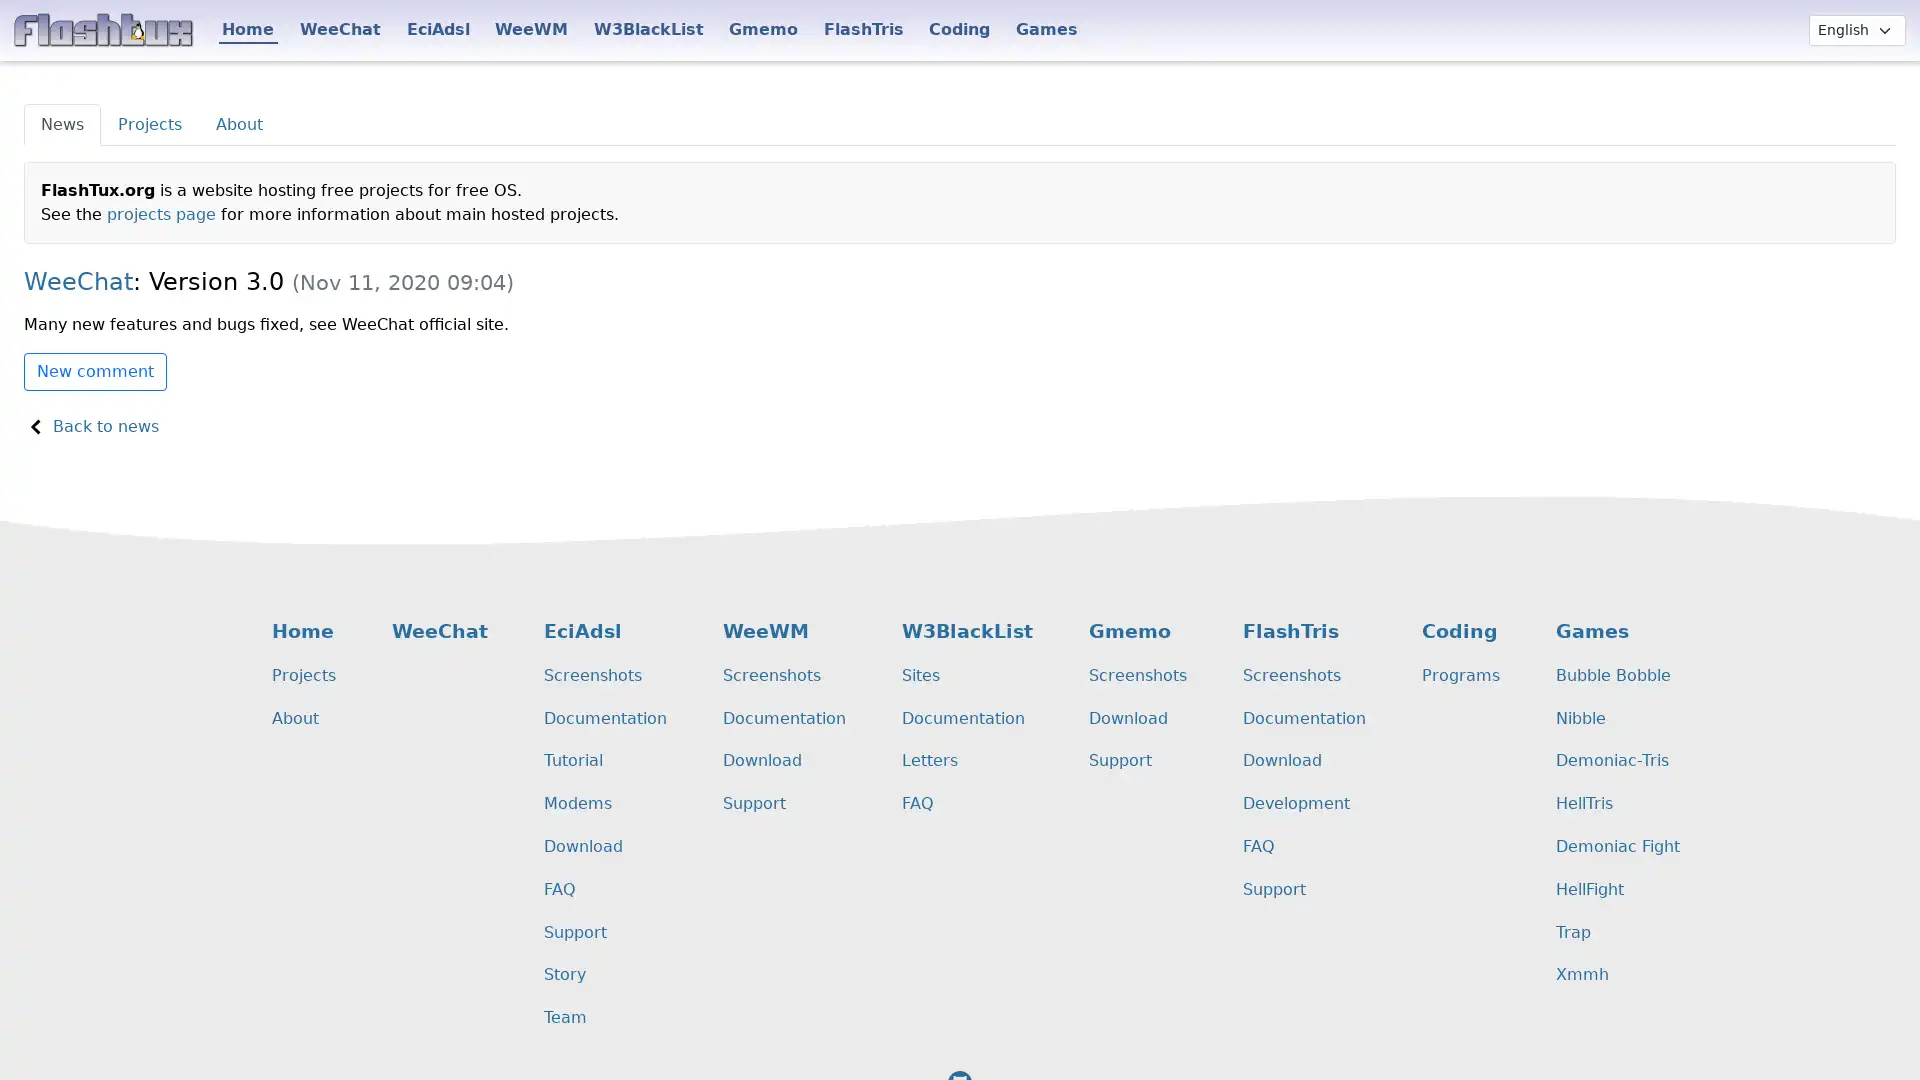 The height and width of the screenshot is (1080, 1920). Describe the element at coordinates (94, 370) in the screenshot. I see `New comment` at that location.